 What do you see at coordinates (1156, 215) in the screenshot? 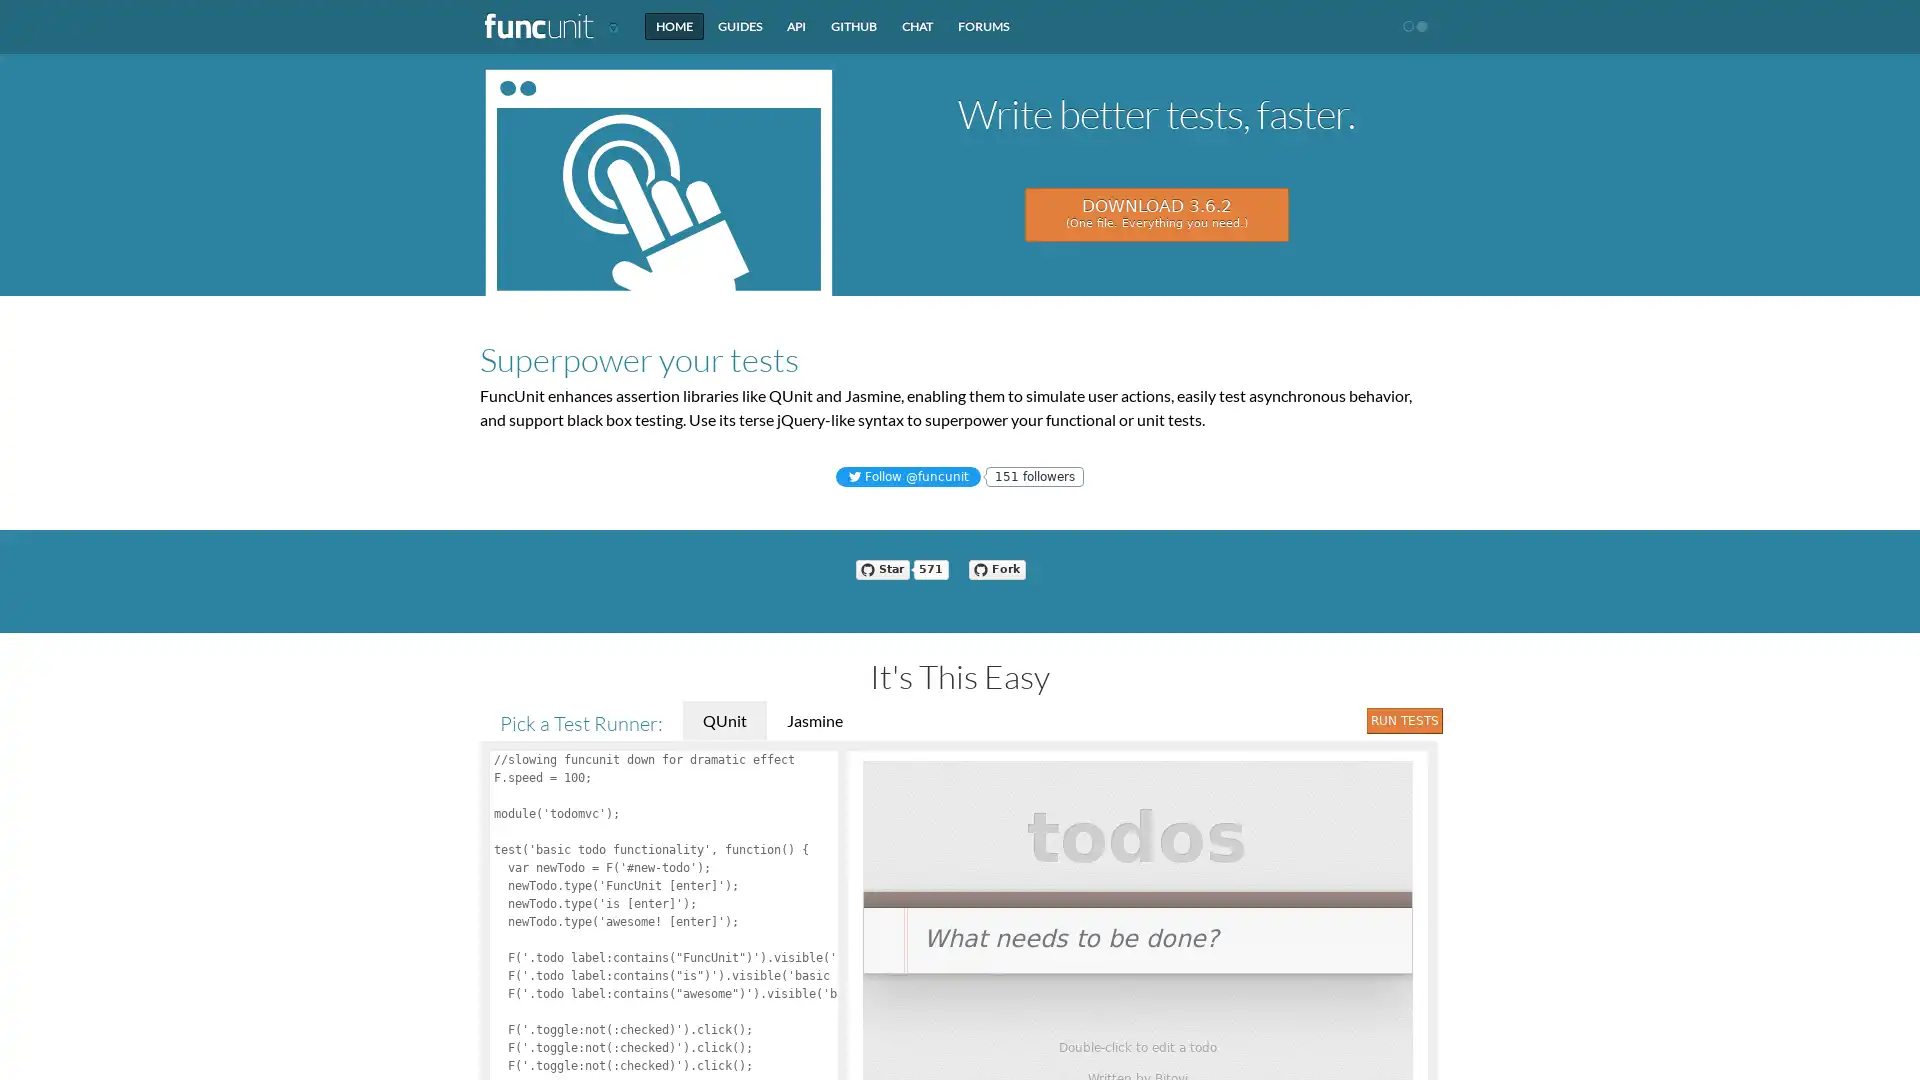
I see `DOWNLOAD 3.6.2 (One file. Everything you need.)` at bounding box center [1156, 215].